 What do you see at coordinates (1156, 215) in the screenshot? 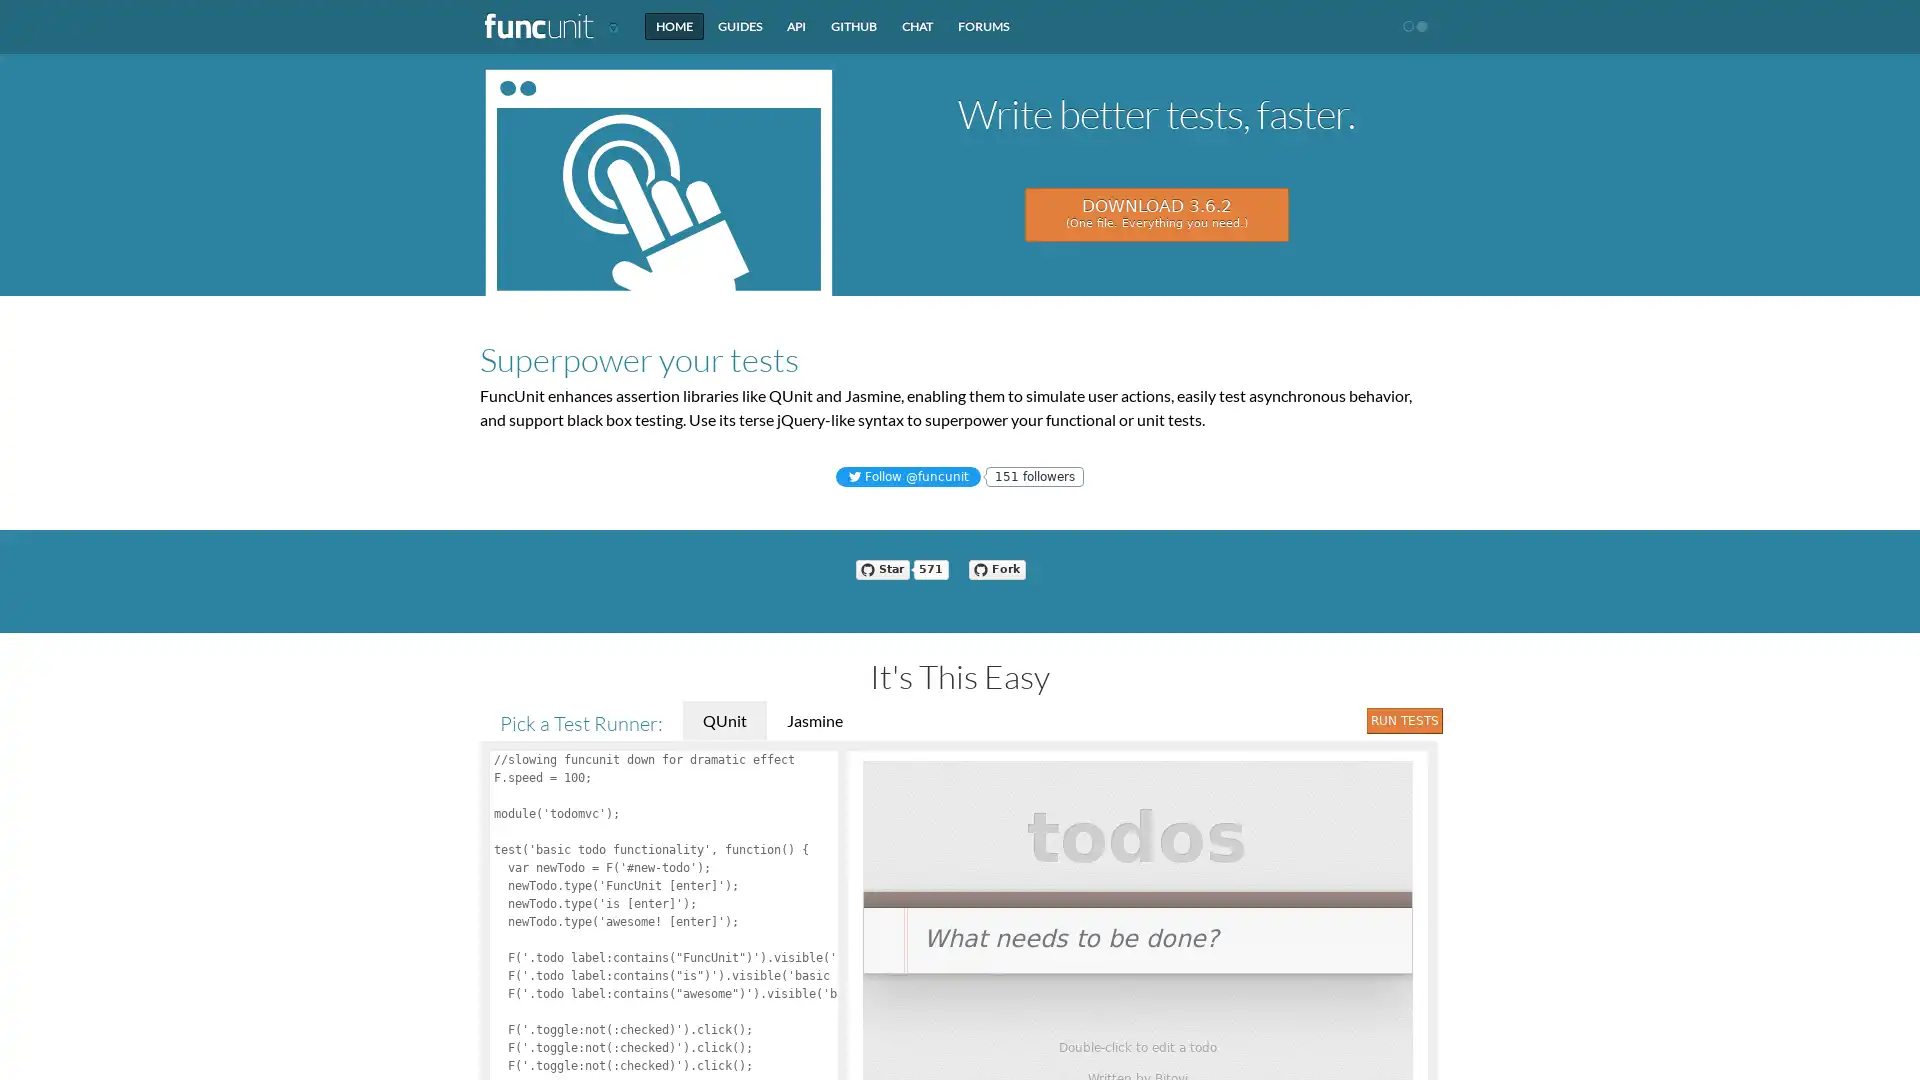
I see `DOWNLOAD 3.6.2 (One file. Everything you need.)` at bounding box center [1156, 215].